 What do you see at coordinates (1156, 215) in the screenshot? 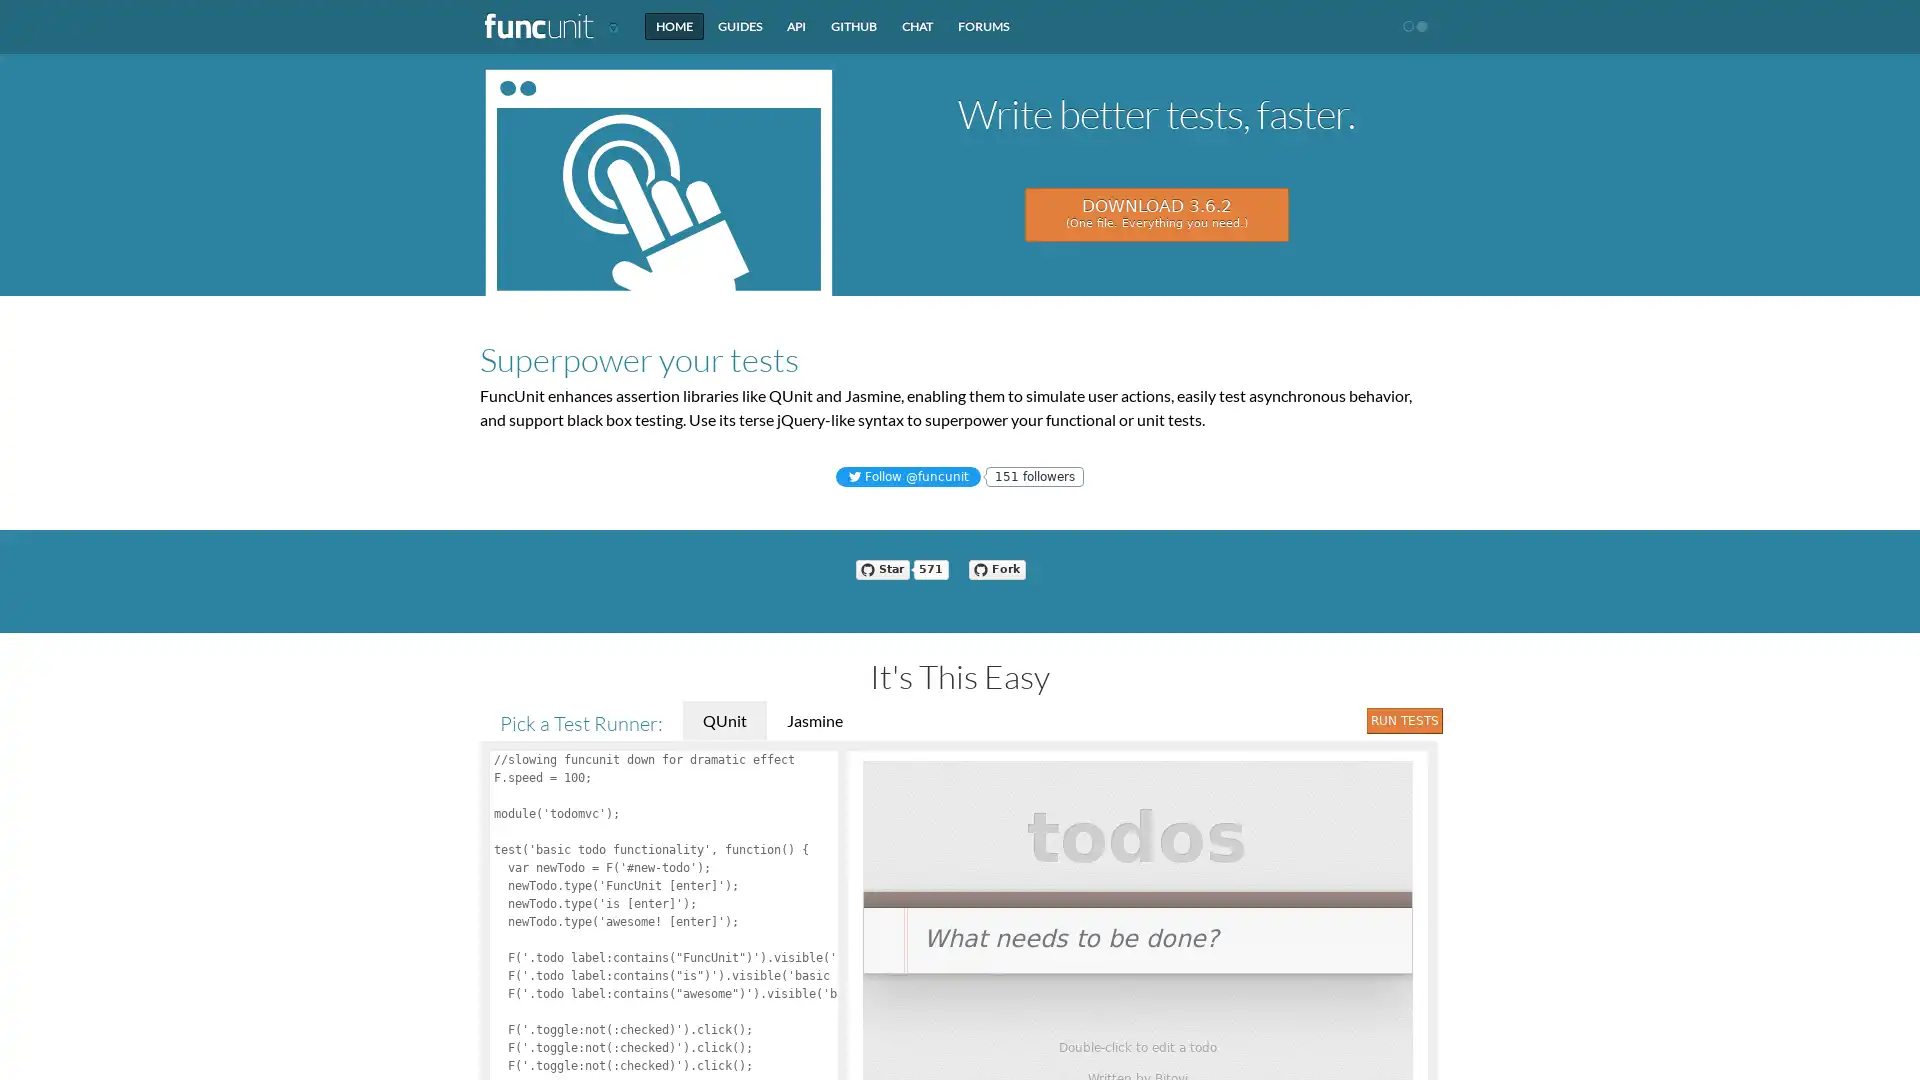
I see `DOWNLOAD 3.6.2 (One file. Everything you need.)` at bounding box center [1156, 215].